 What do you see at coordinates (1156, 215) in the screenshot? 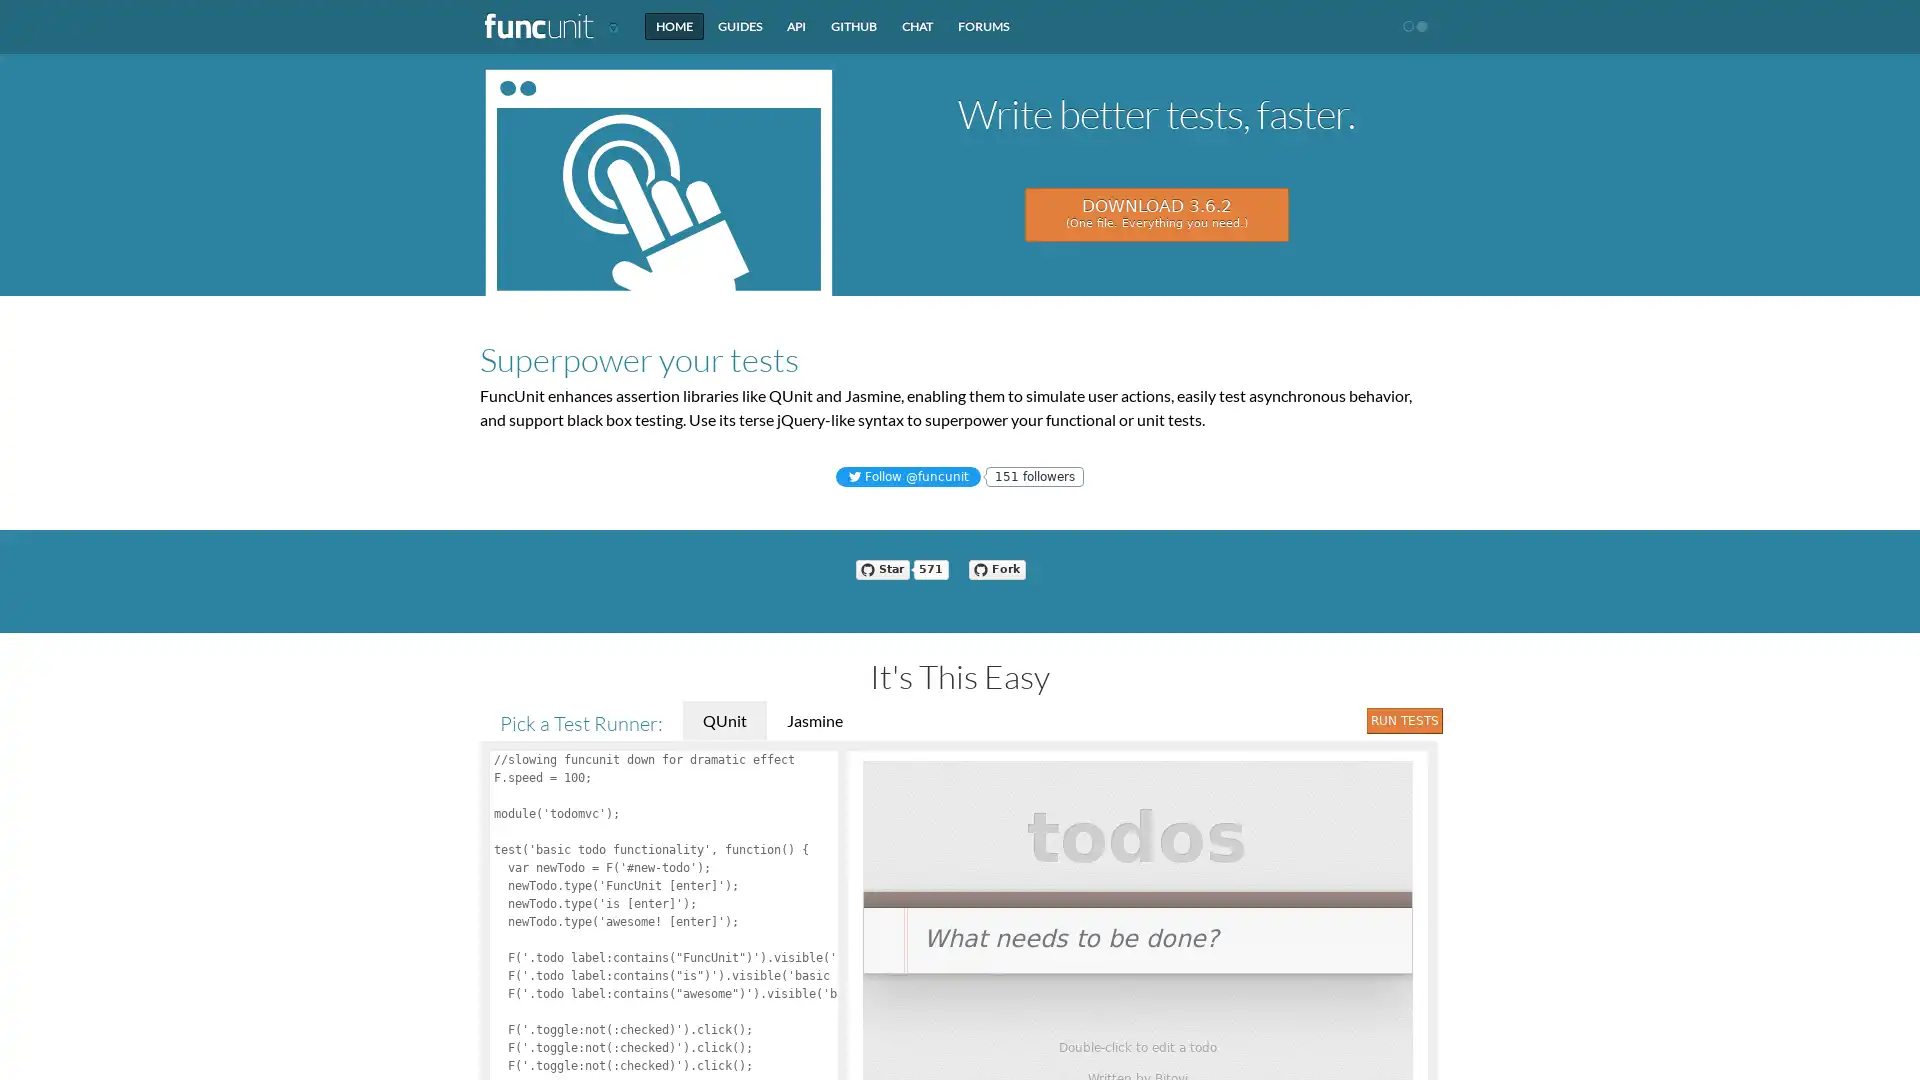
I see `DOWNLOAD 3.6.2 (One file. Everything you need.)` at bounding box center [1156, 215].